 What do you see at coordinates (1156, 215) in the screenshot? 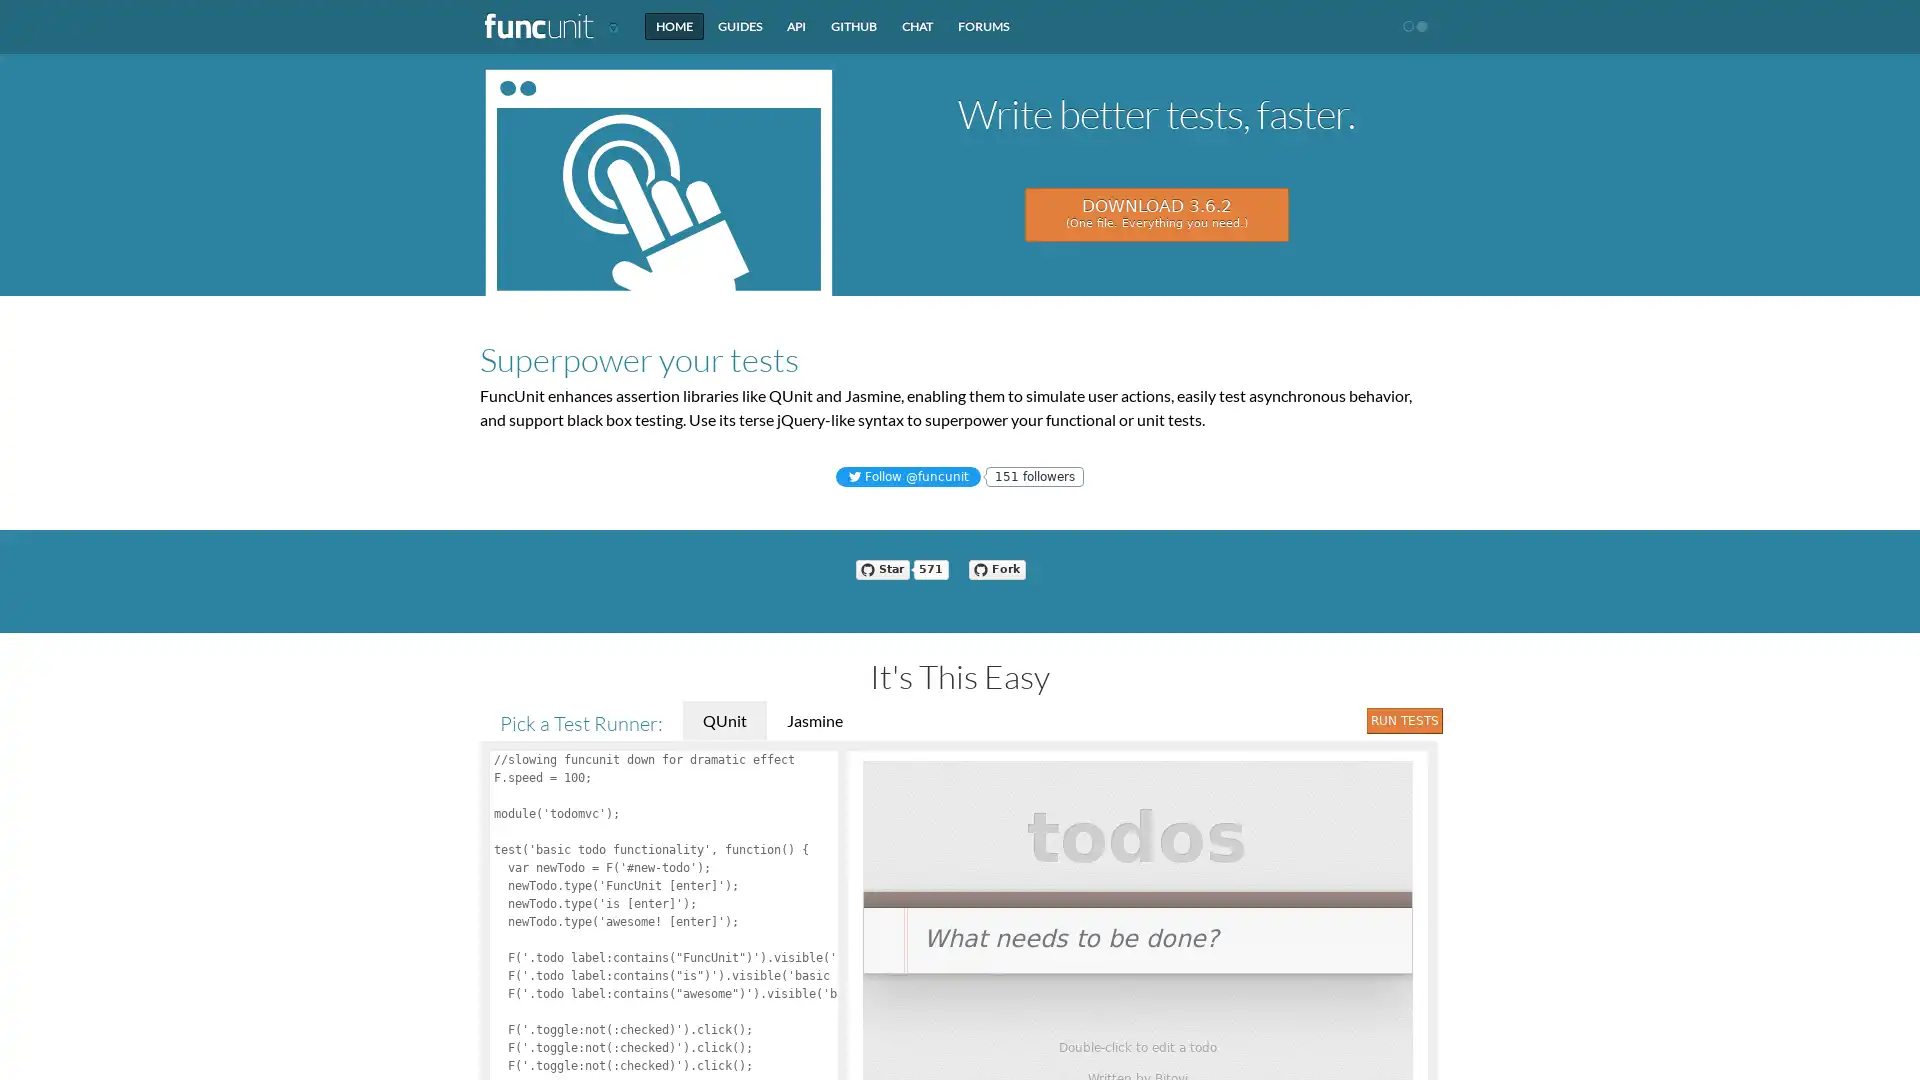
I see `DOWNLOAD 3.6.2 (One file. Everything you need.)` at bounding box center [1156, 215].